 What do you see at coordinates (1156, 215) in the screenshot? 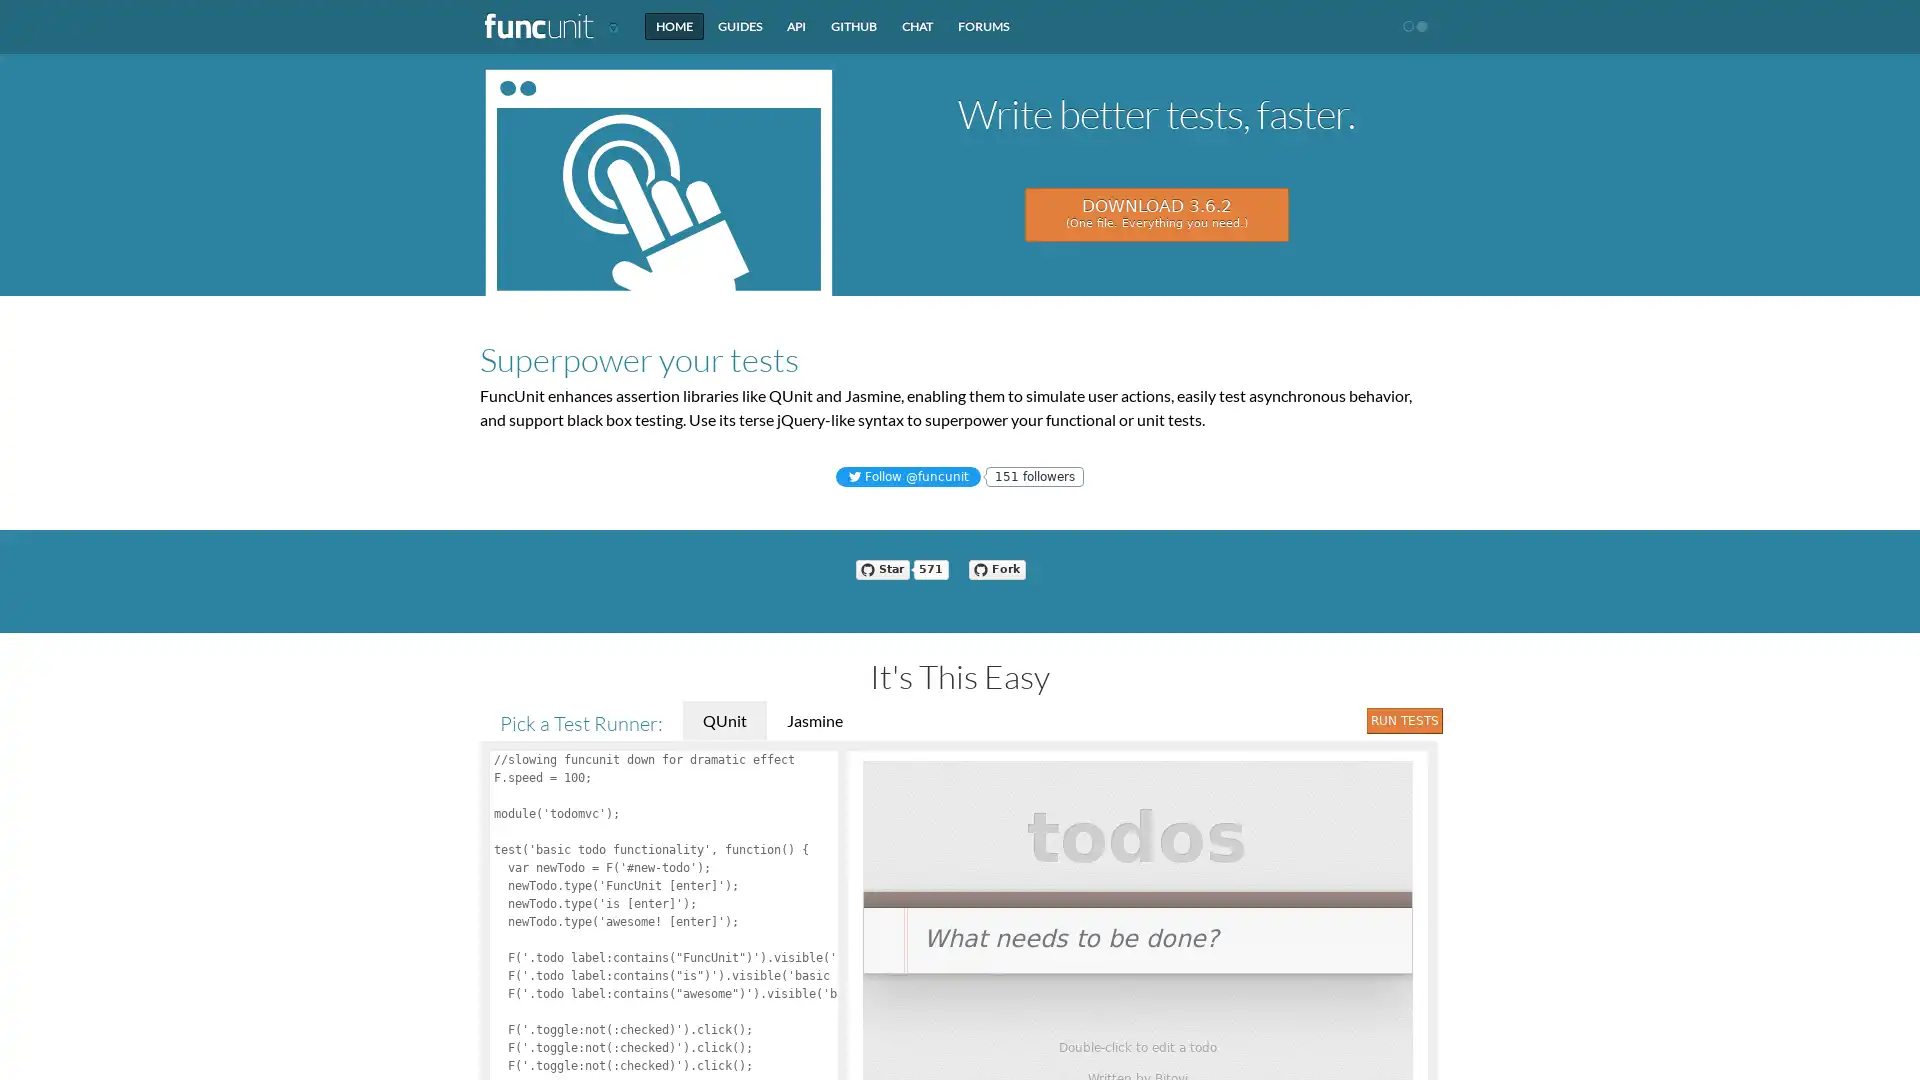
I see `DOWNLOAD 3.6.2 (One file. Everything you need.)` at bounding box center [1156, 215].